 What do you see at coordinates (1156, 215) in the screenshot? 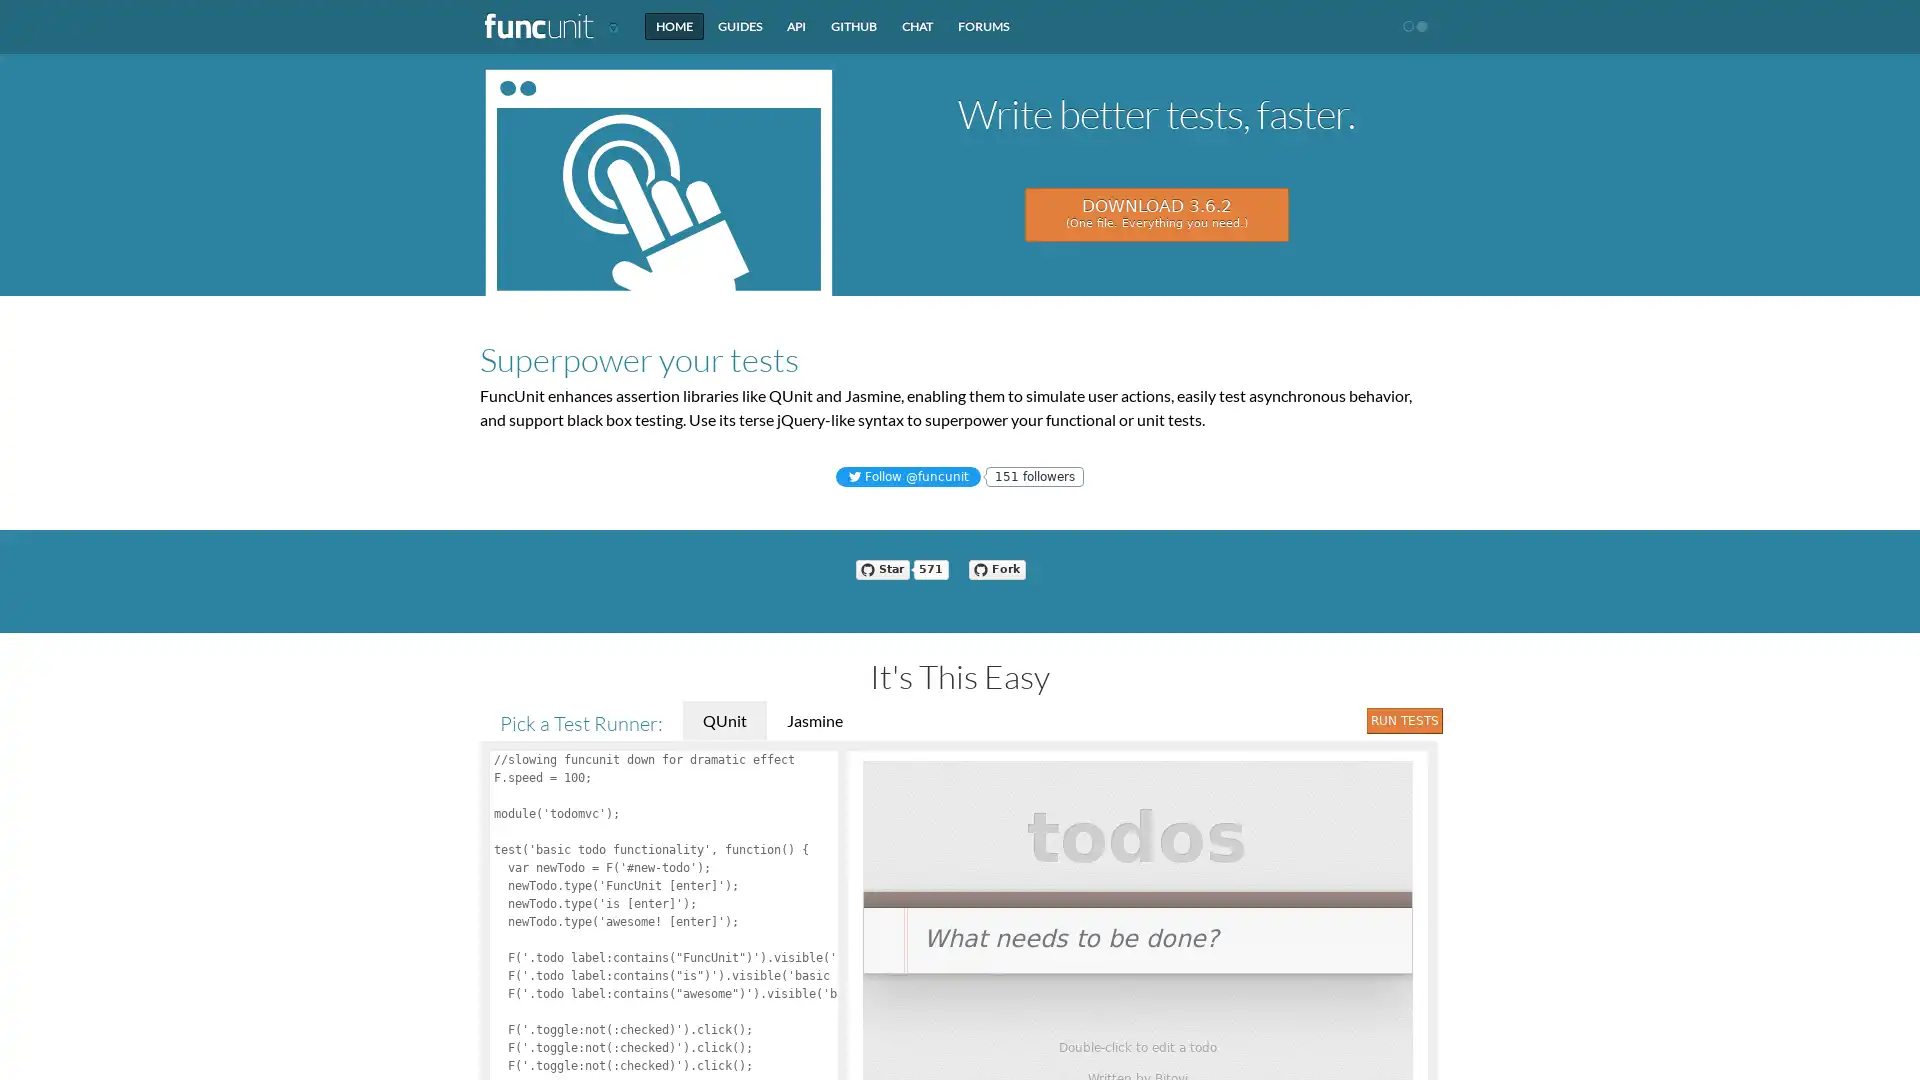
I see `DOWNLOAD 3.6.2 (One file. Everything you need.)` at bounding box center [1156, 215].